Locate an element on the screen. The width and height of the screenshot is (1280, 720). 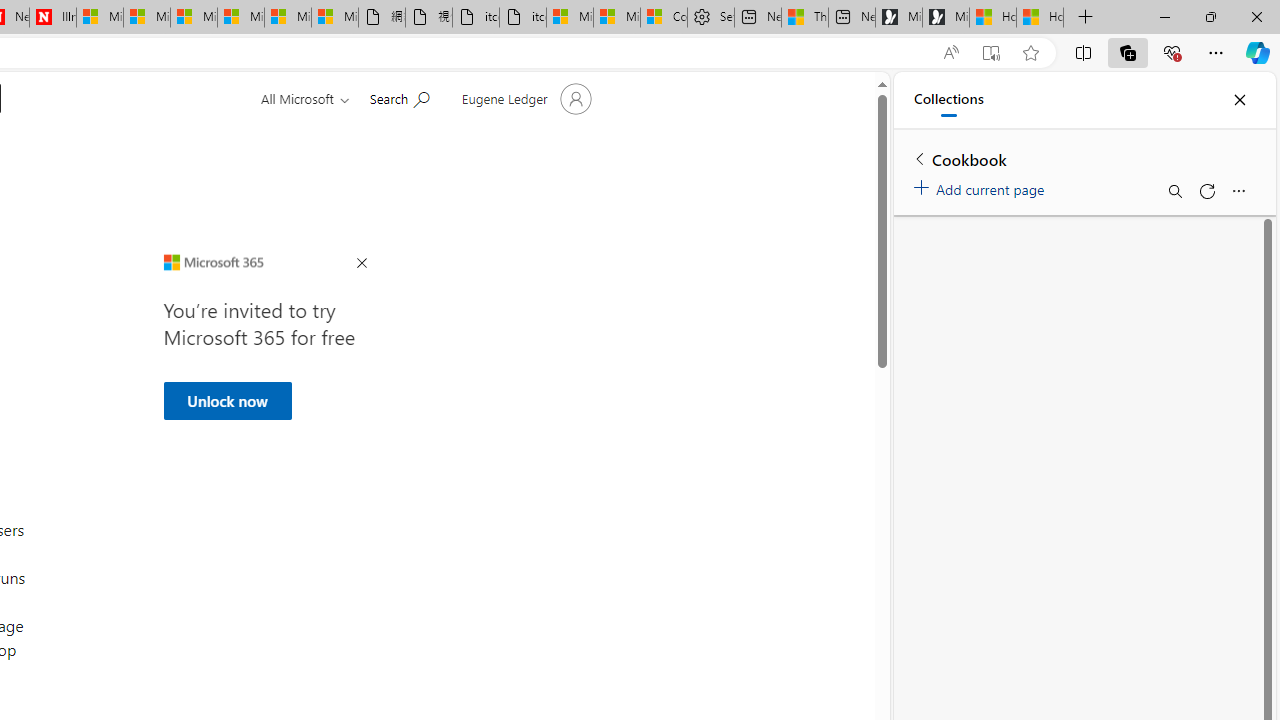
'itconcepthk.com/projector_solutions.mp4' is located at coordinates (523, 17).